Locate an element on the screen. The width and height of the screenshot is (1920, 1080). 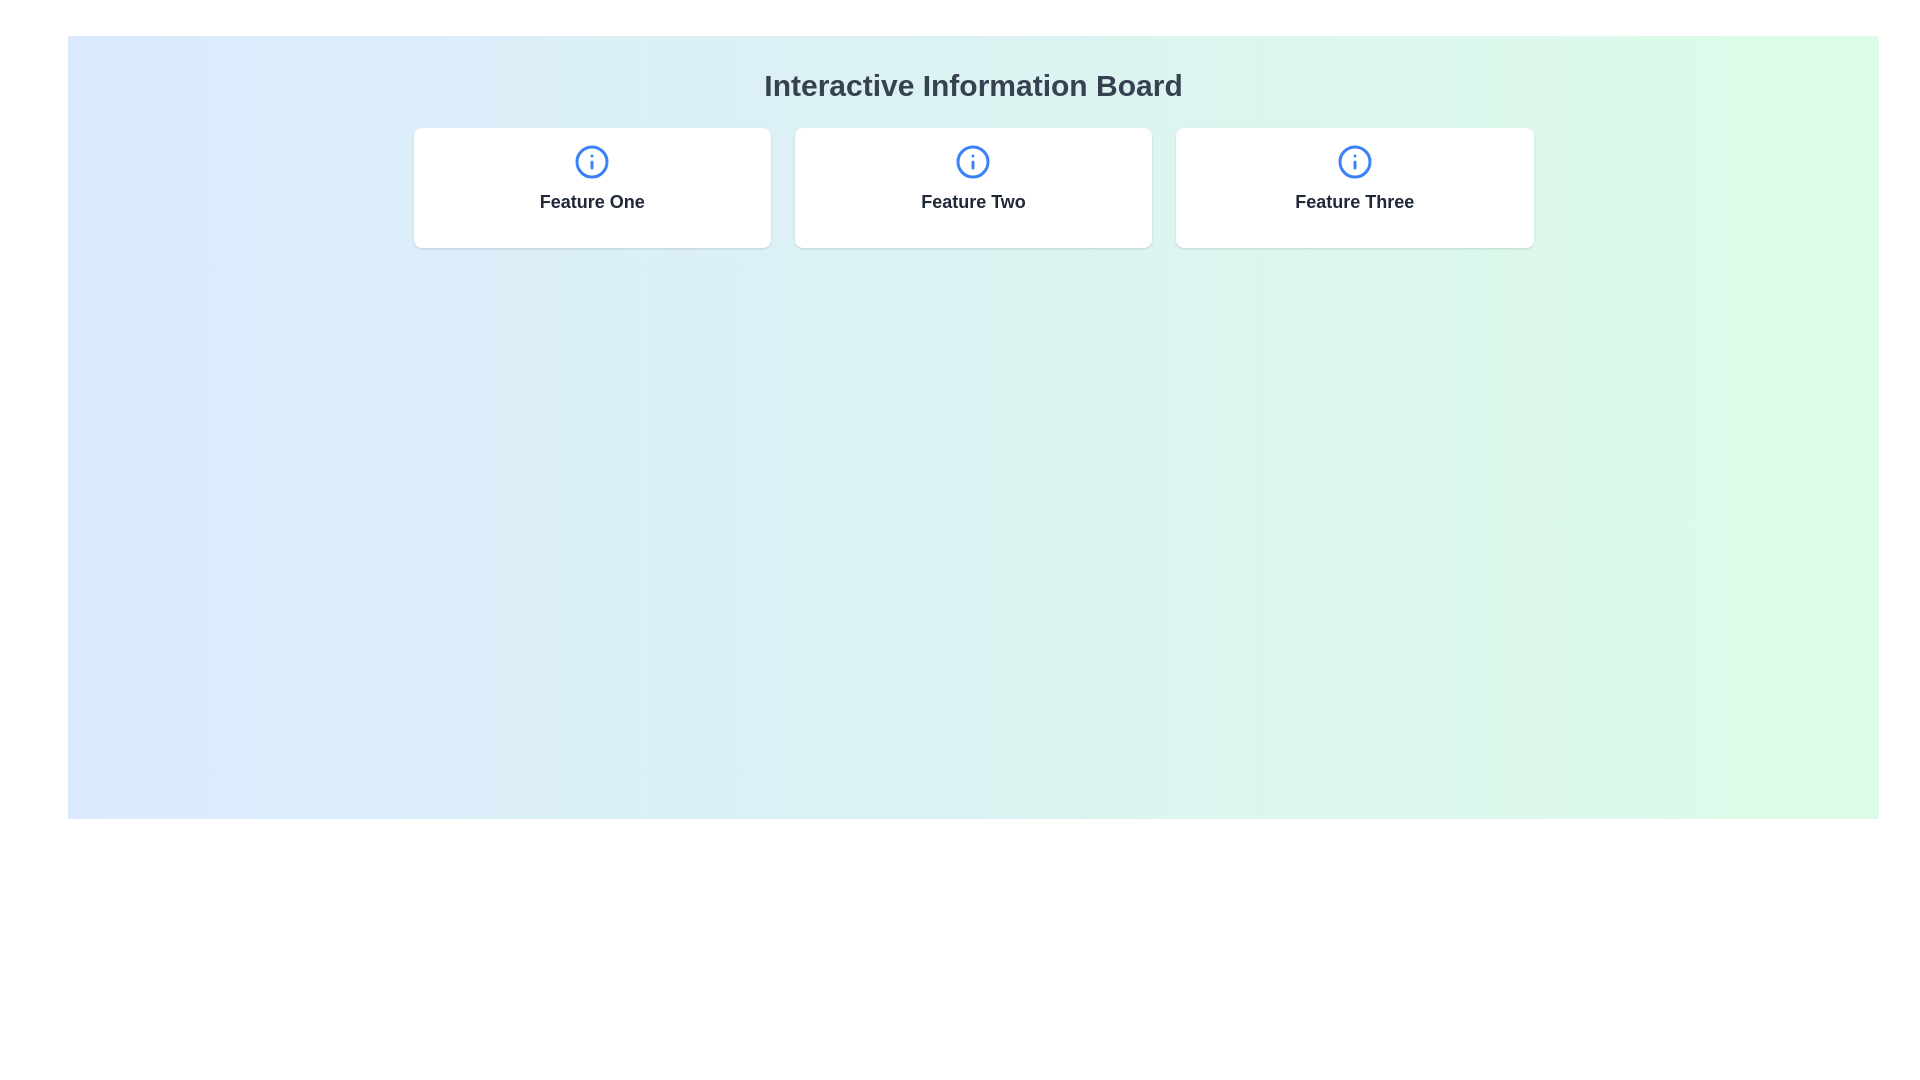
the Informational card titled 'Feature Three', which is the third card in a grid layout with a white background, rounded corners, and a blue circular icon at the top is located at coordinates (1354, 188).